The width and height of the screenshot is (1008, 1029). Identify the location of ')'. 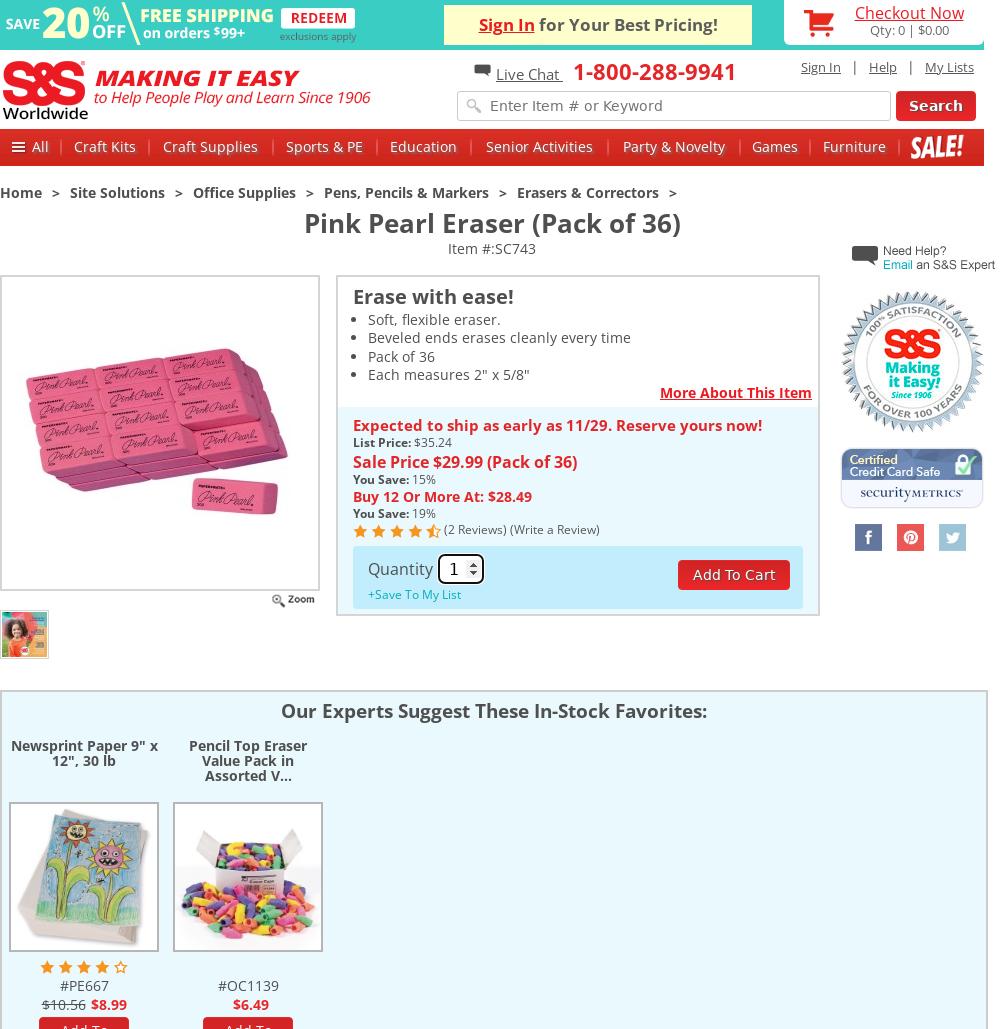
(598, 528).